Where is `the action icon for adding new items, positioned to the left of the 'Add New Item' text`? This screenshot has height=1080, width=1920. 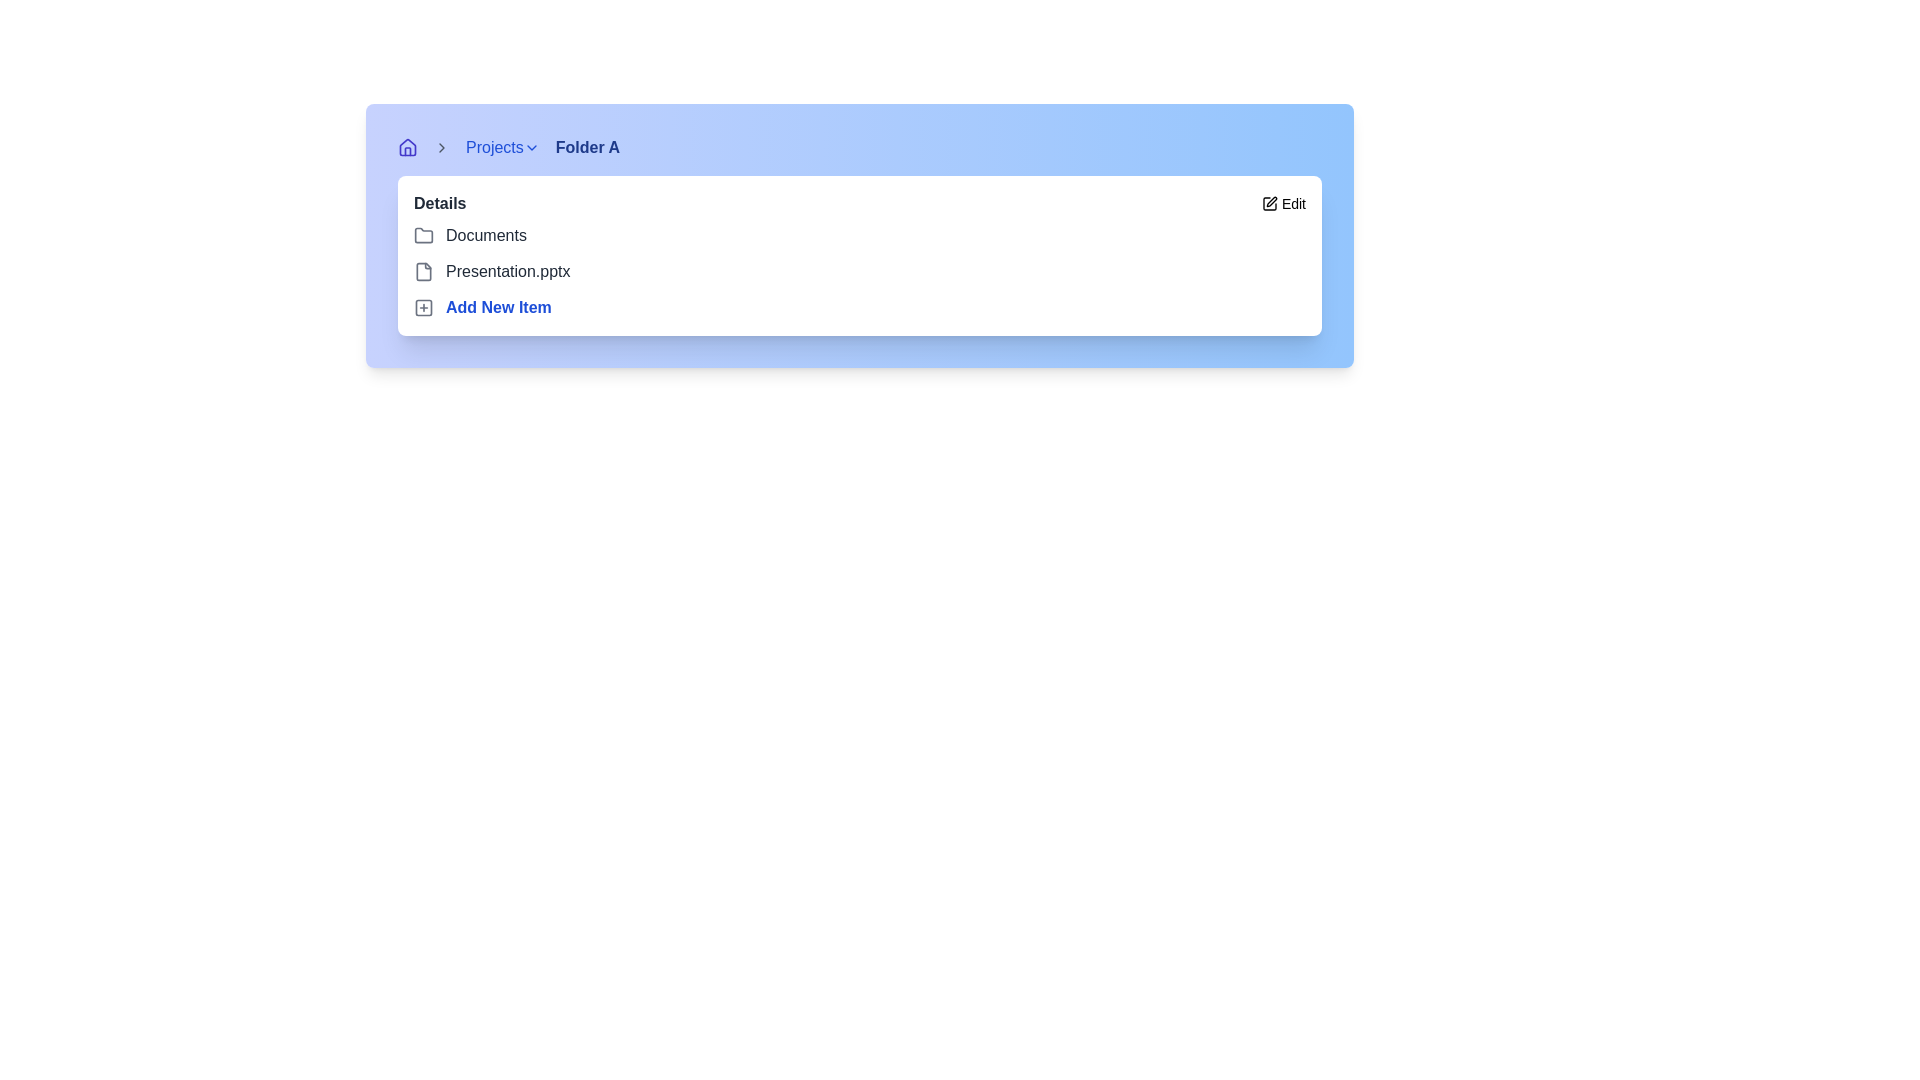 the action icon for adding new items, positioned to the left of the 'Add New Item' text is located at coordinates (422, 308).